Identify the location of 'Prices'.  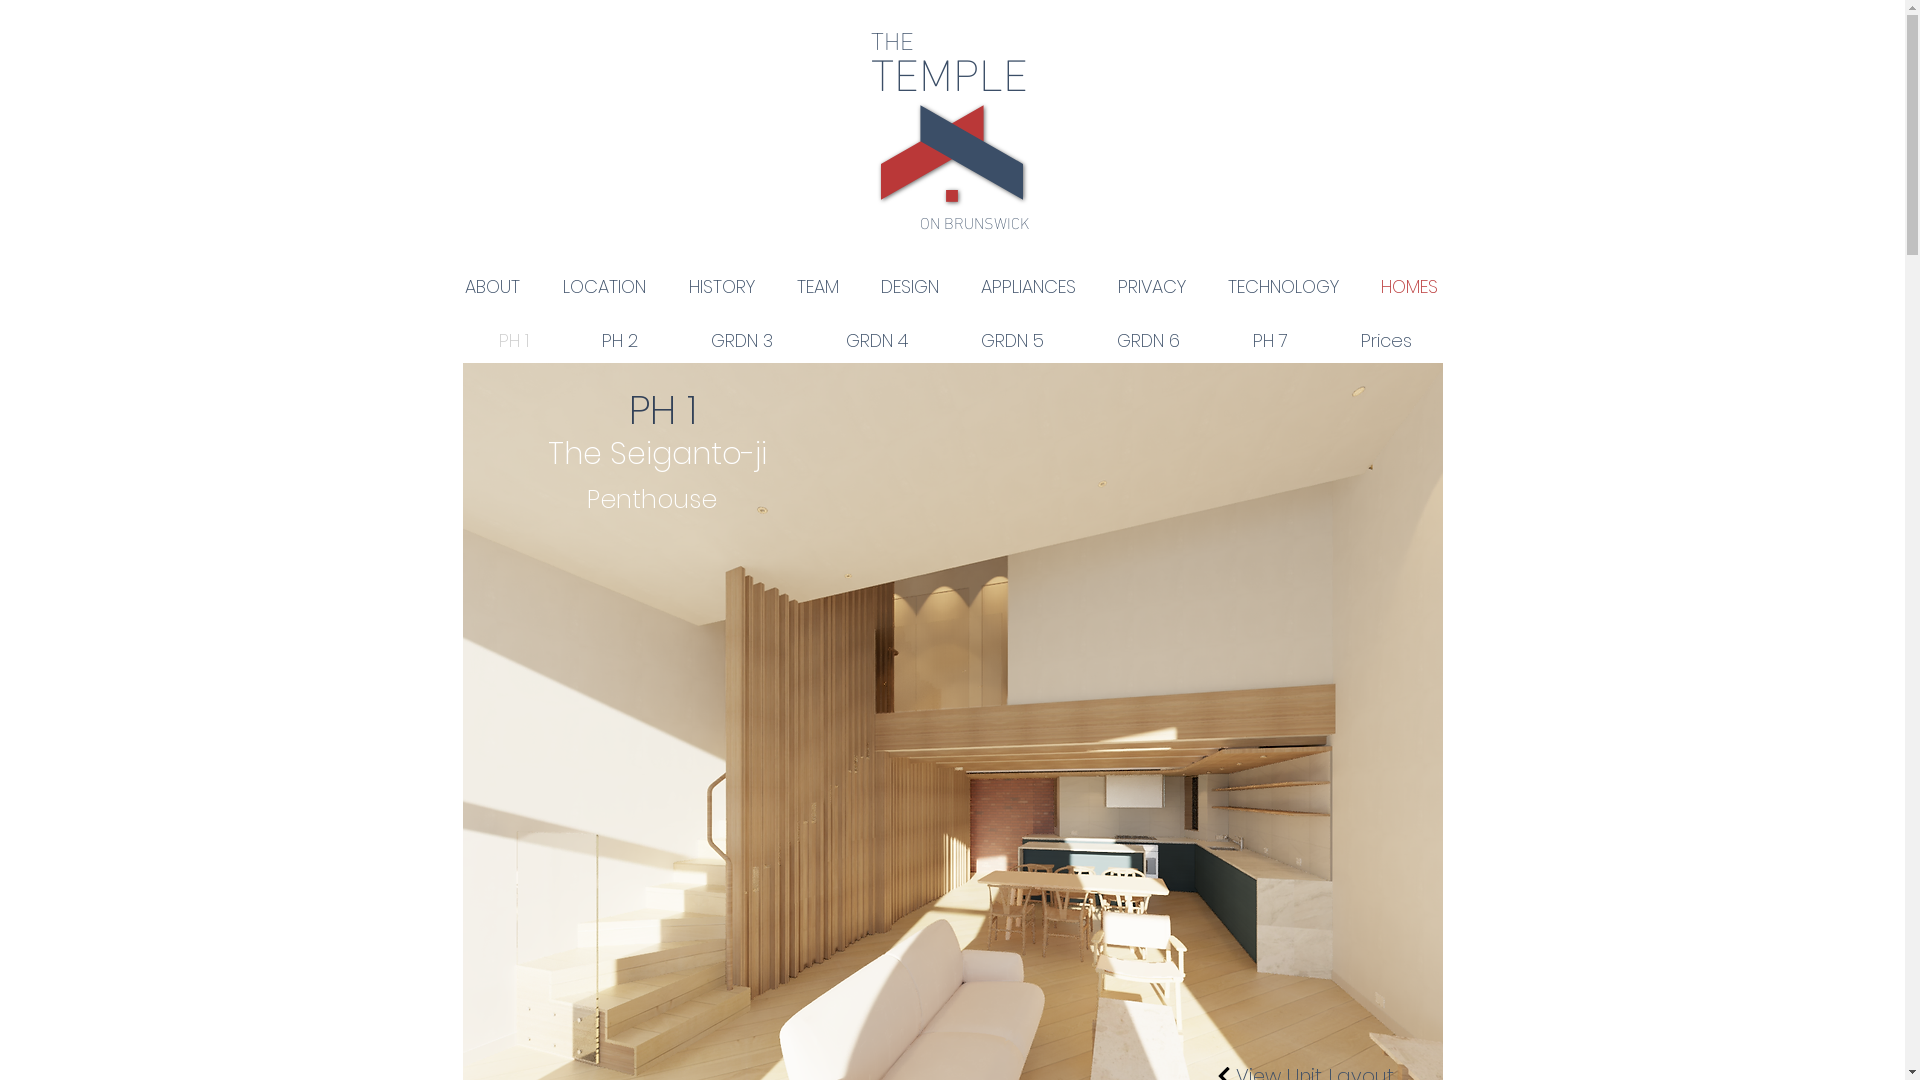
(1385, 339).